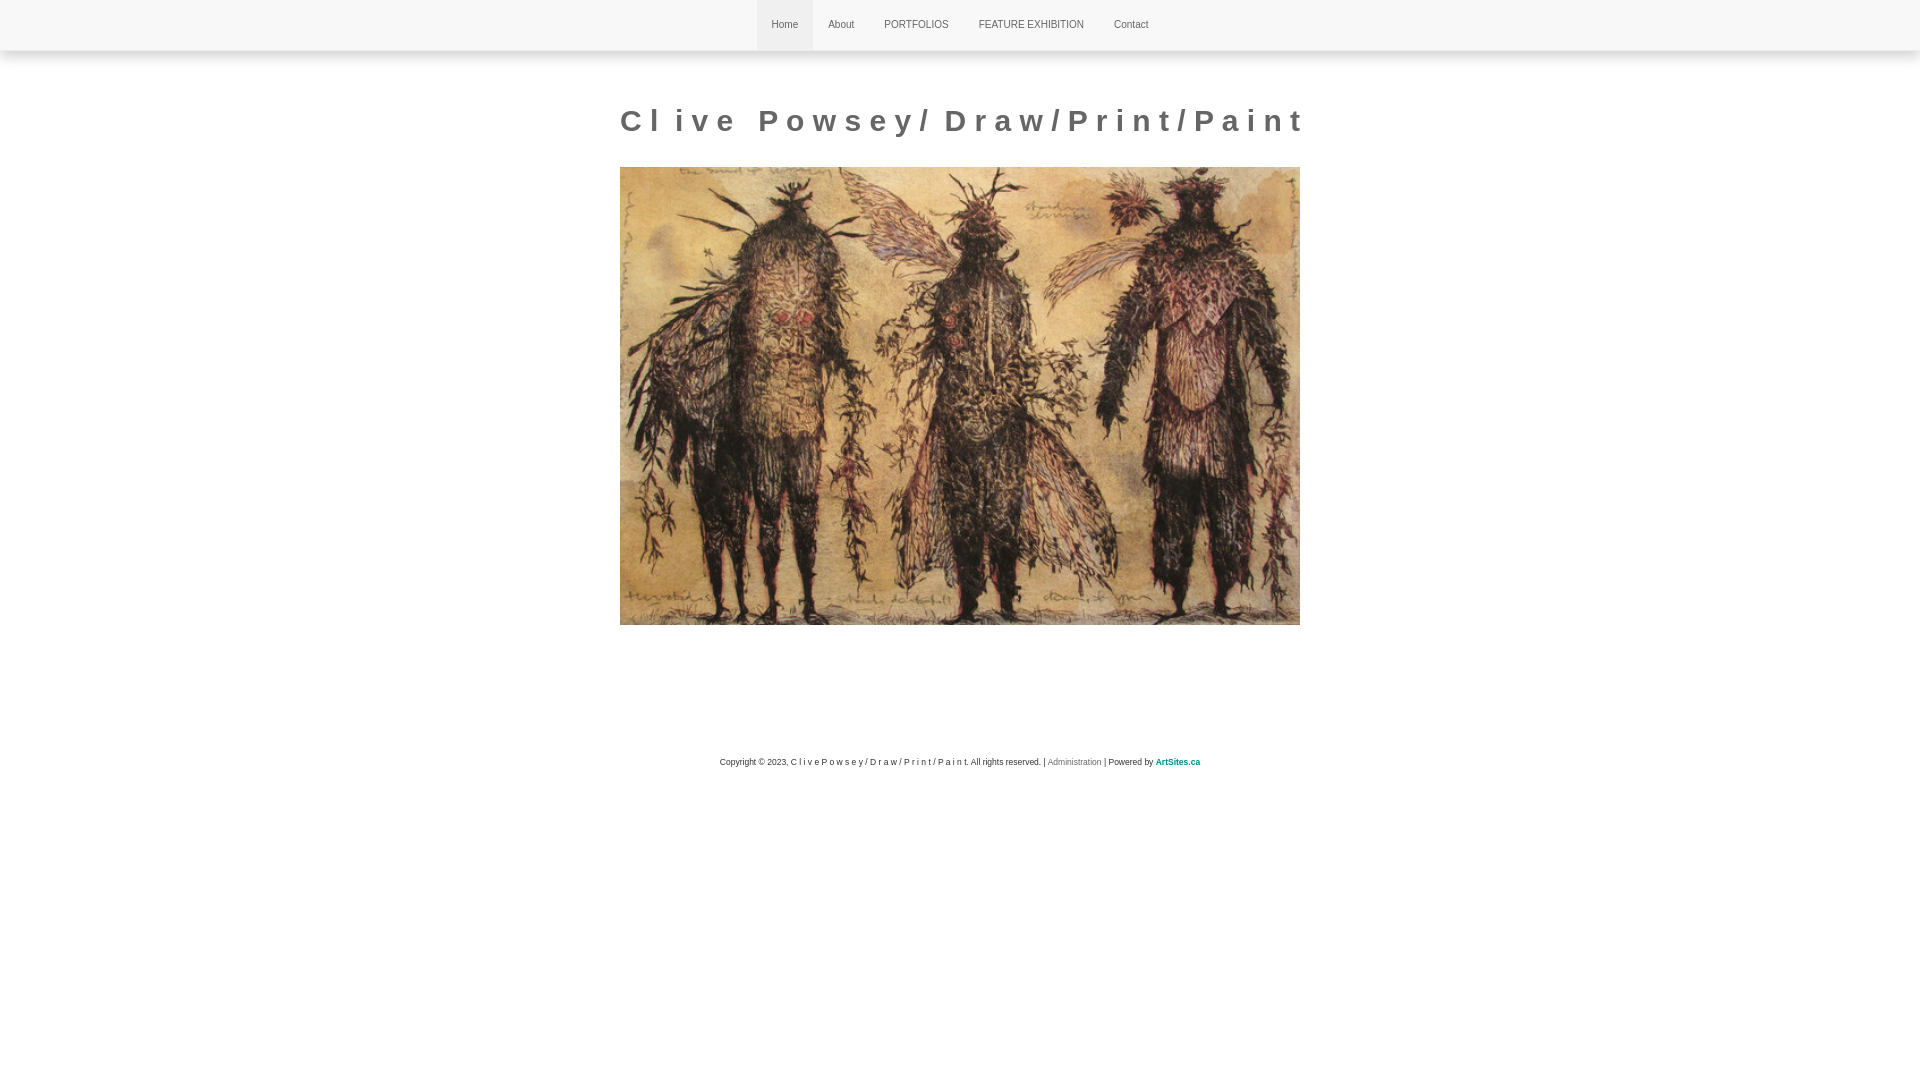 The image size is (1920, 1080). I want to click on 'Home', so click(784, 24).